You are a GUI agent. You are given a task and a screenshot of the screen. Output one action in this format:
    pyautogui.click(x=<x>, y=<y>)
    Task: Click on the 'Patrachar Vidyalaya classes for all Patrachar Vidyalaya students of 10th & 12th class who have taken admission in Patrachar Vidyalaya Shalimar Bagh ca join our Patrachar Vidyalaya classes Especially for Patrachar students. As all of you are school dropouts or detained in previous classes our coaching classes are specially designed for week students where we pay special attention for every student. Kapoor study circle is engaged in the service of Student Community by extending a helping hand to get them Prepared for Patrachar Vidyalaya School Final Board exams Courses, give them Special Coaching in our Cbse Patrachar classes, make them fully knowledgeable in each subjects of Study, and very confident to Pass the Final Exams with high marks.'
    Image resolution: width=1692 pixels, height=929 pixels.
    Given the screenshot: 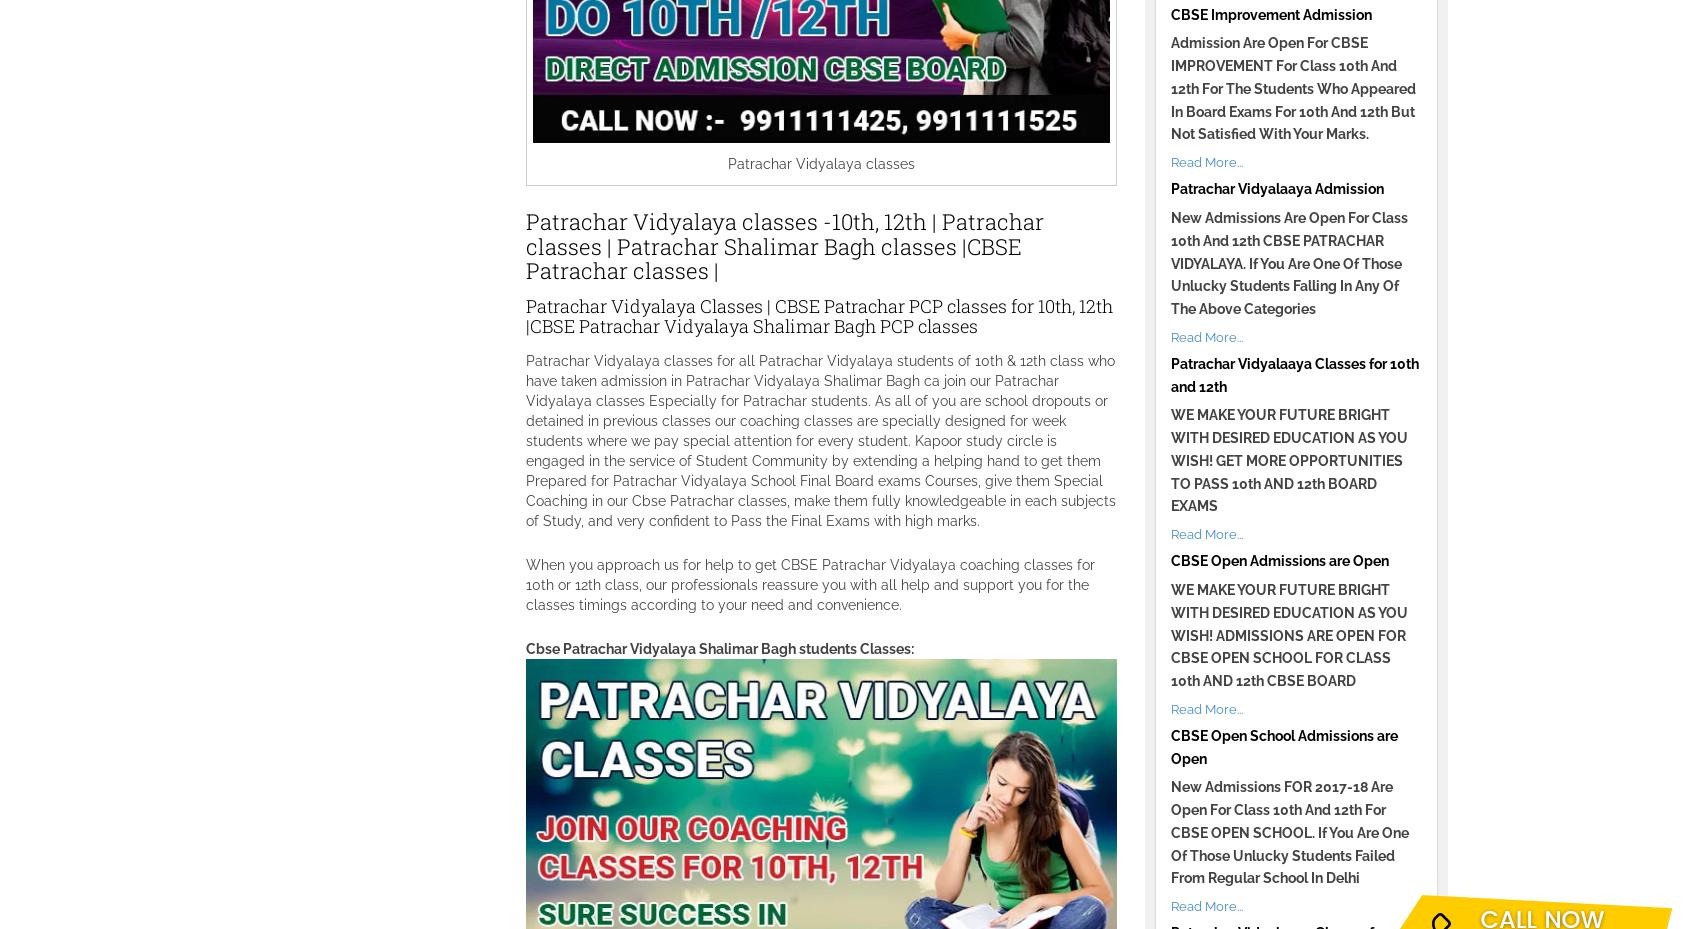 What is the action you would take?
    pyautogui.click(x=525, y=438)
    